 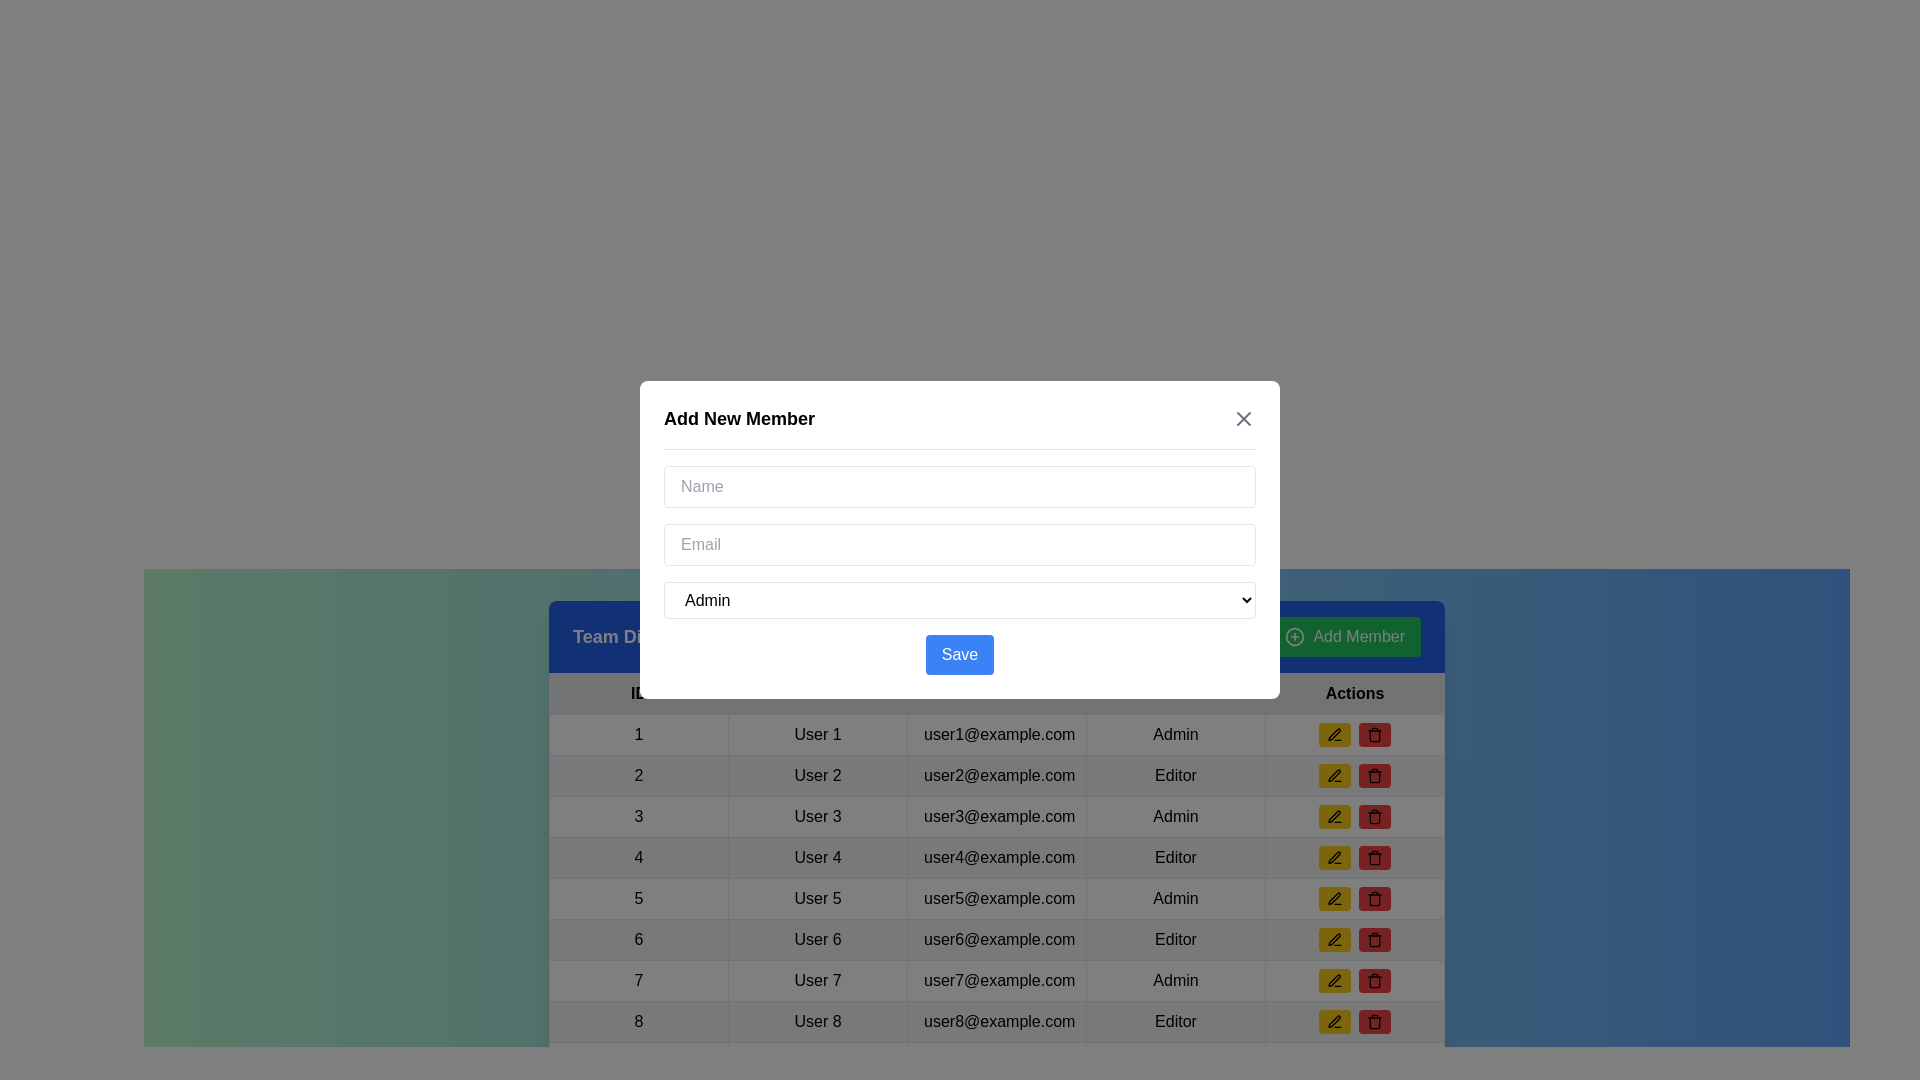 I want to click on the rounded rectangular 'Save' button with a blue background and white text, so click(x=960, y=655).